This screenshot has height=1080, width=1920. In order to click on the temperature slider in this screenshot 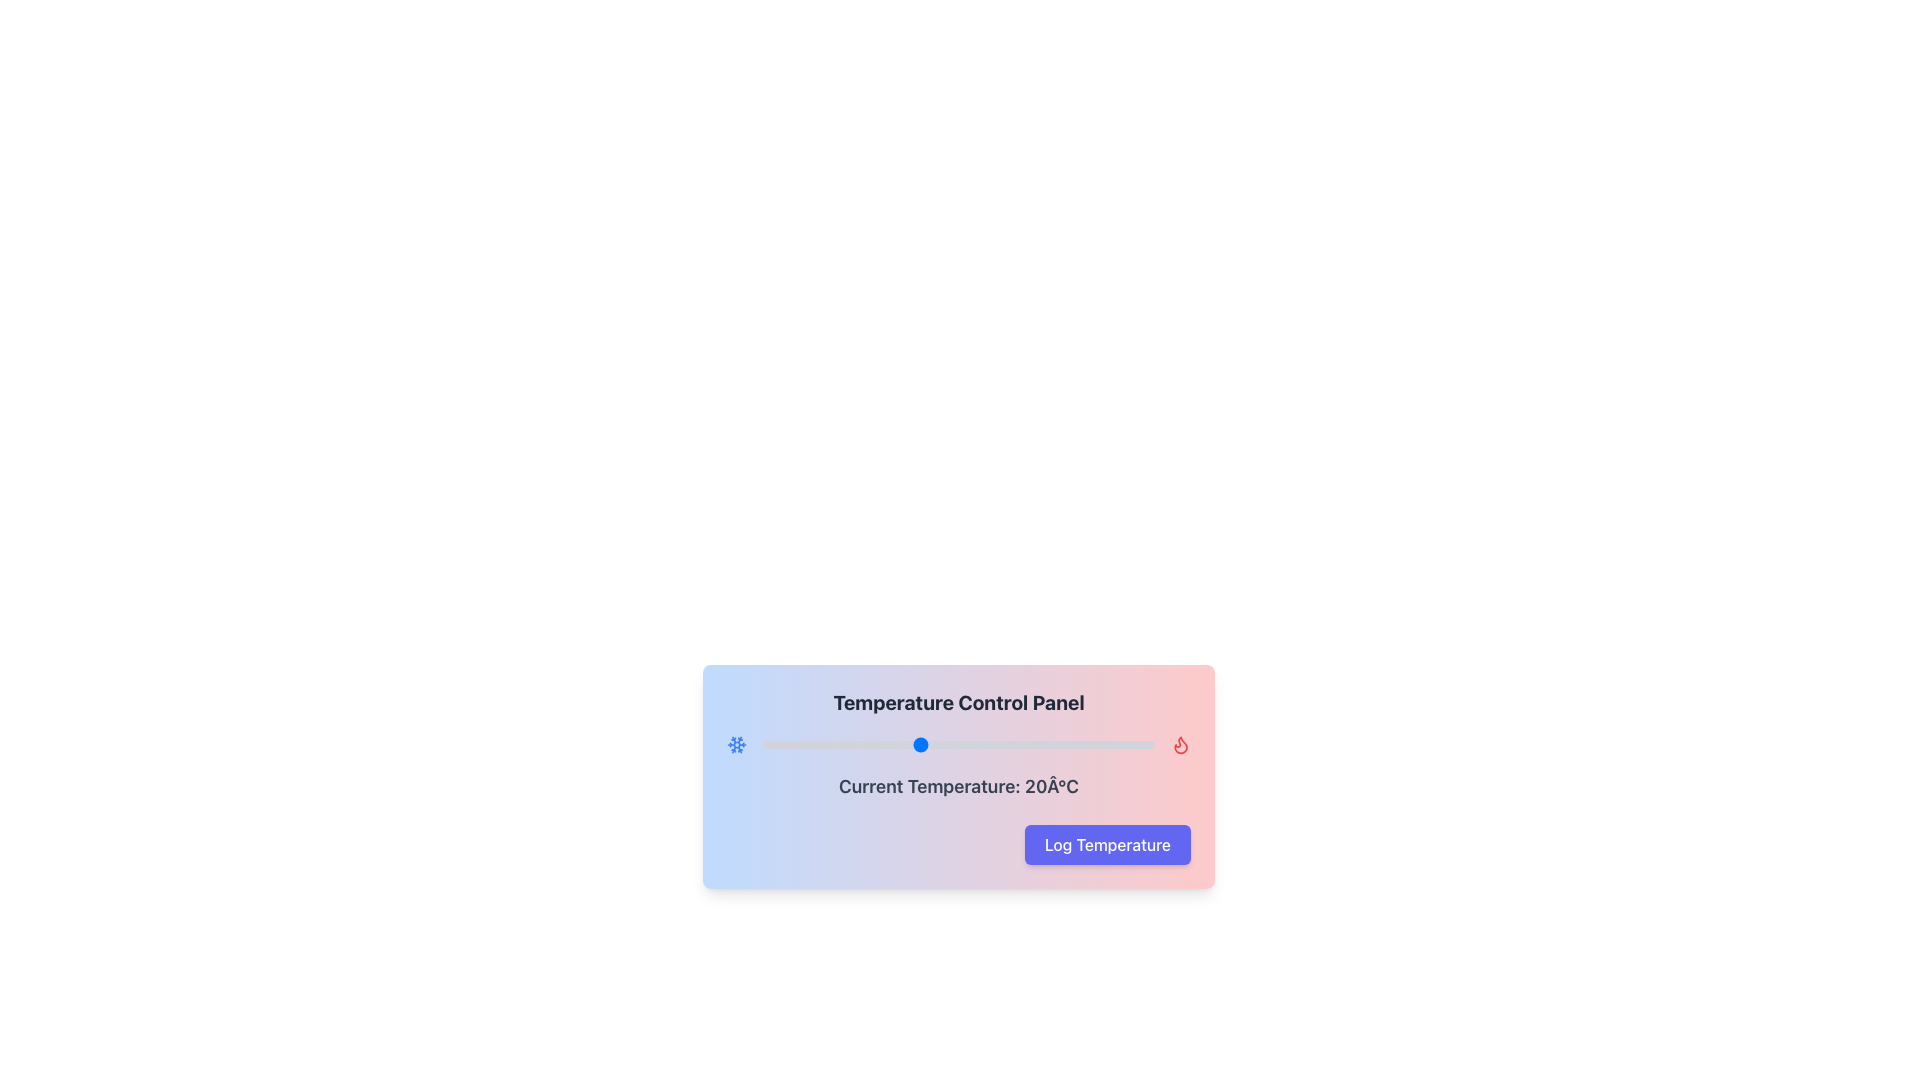, I will do `click(809, 744)`.